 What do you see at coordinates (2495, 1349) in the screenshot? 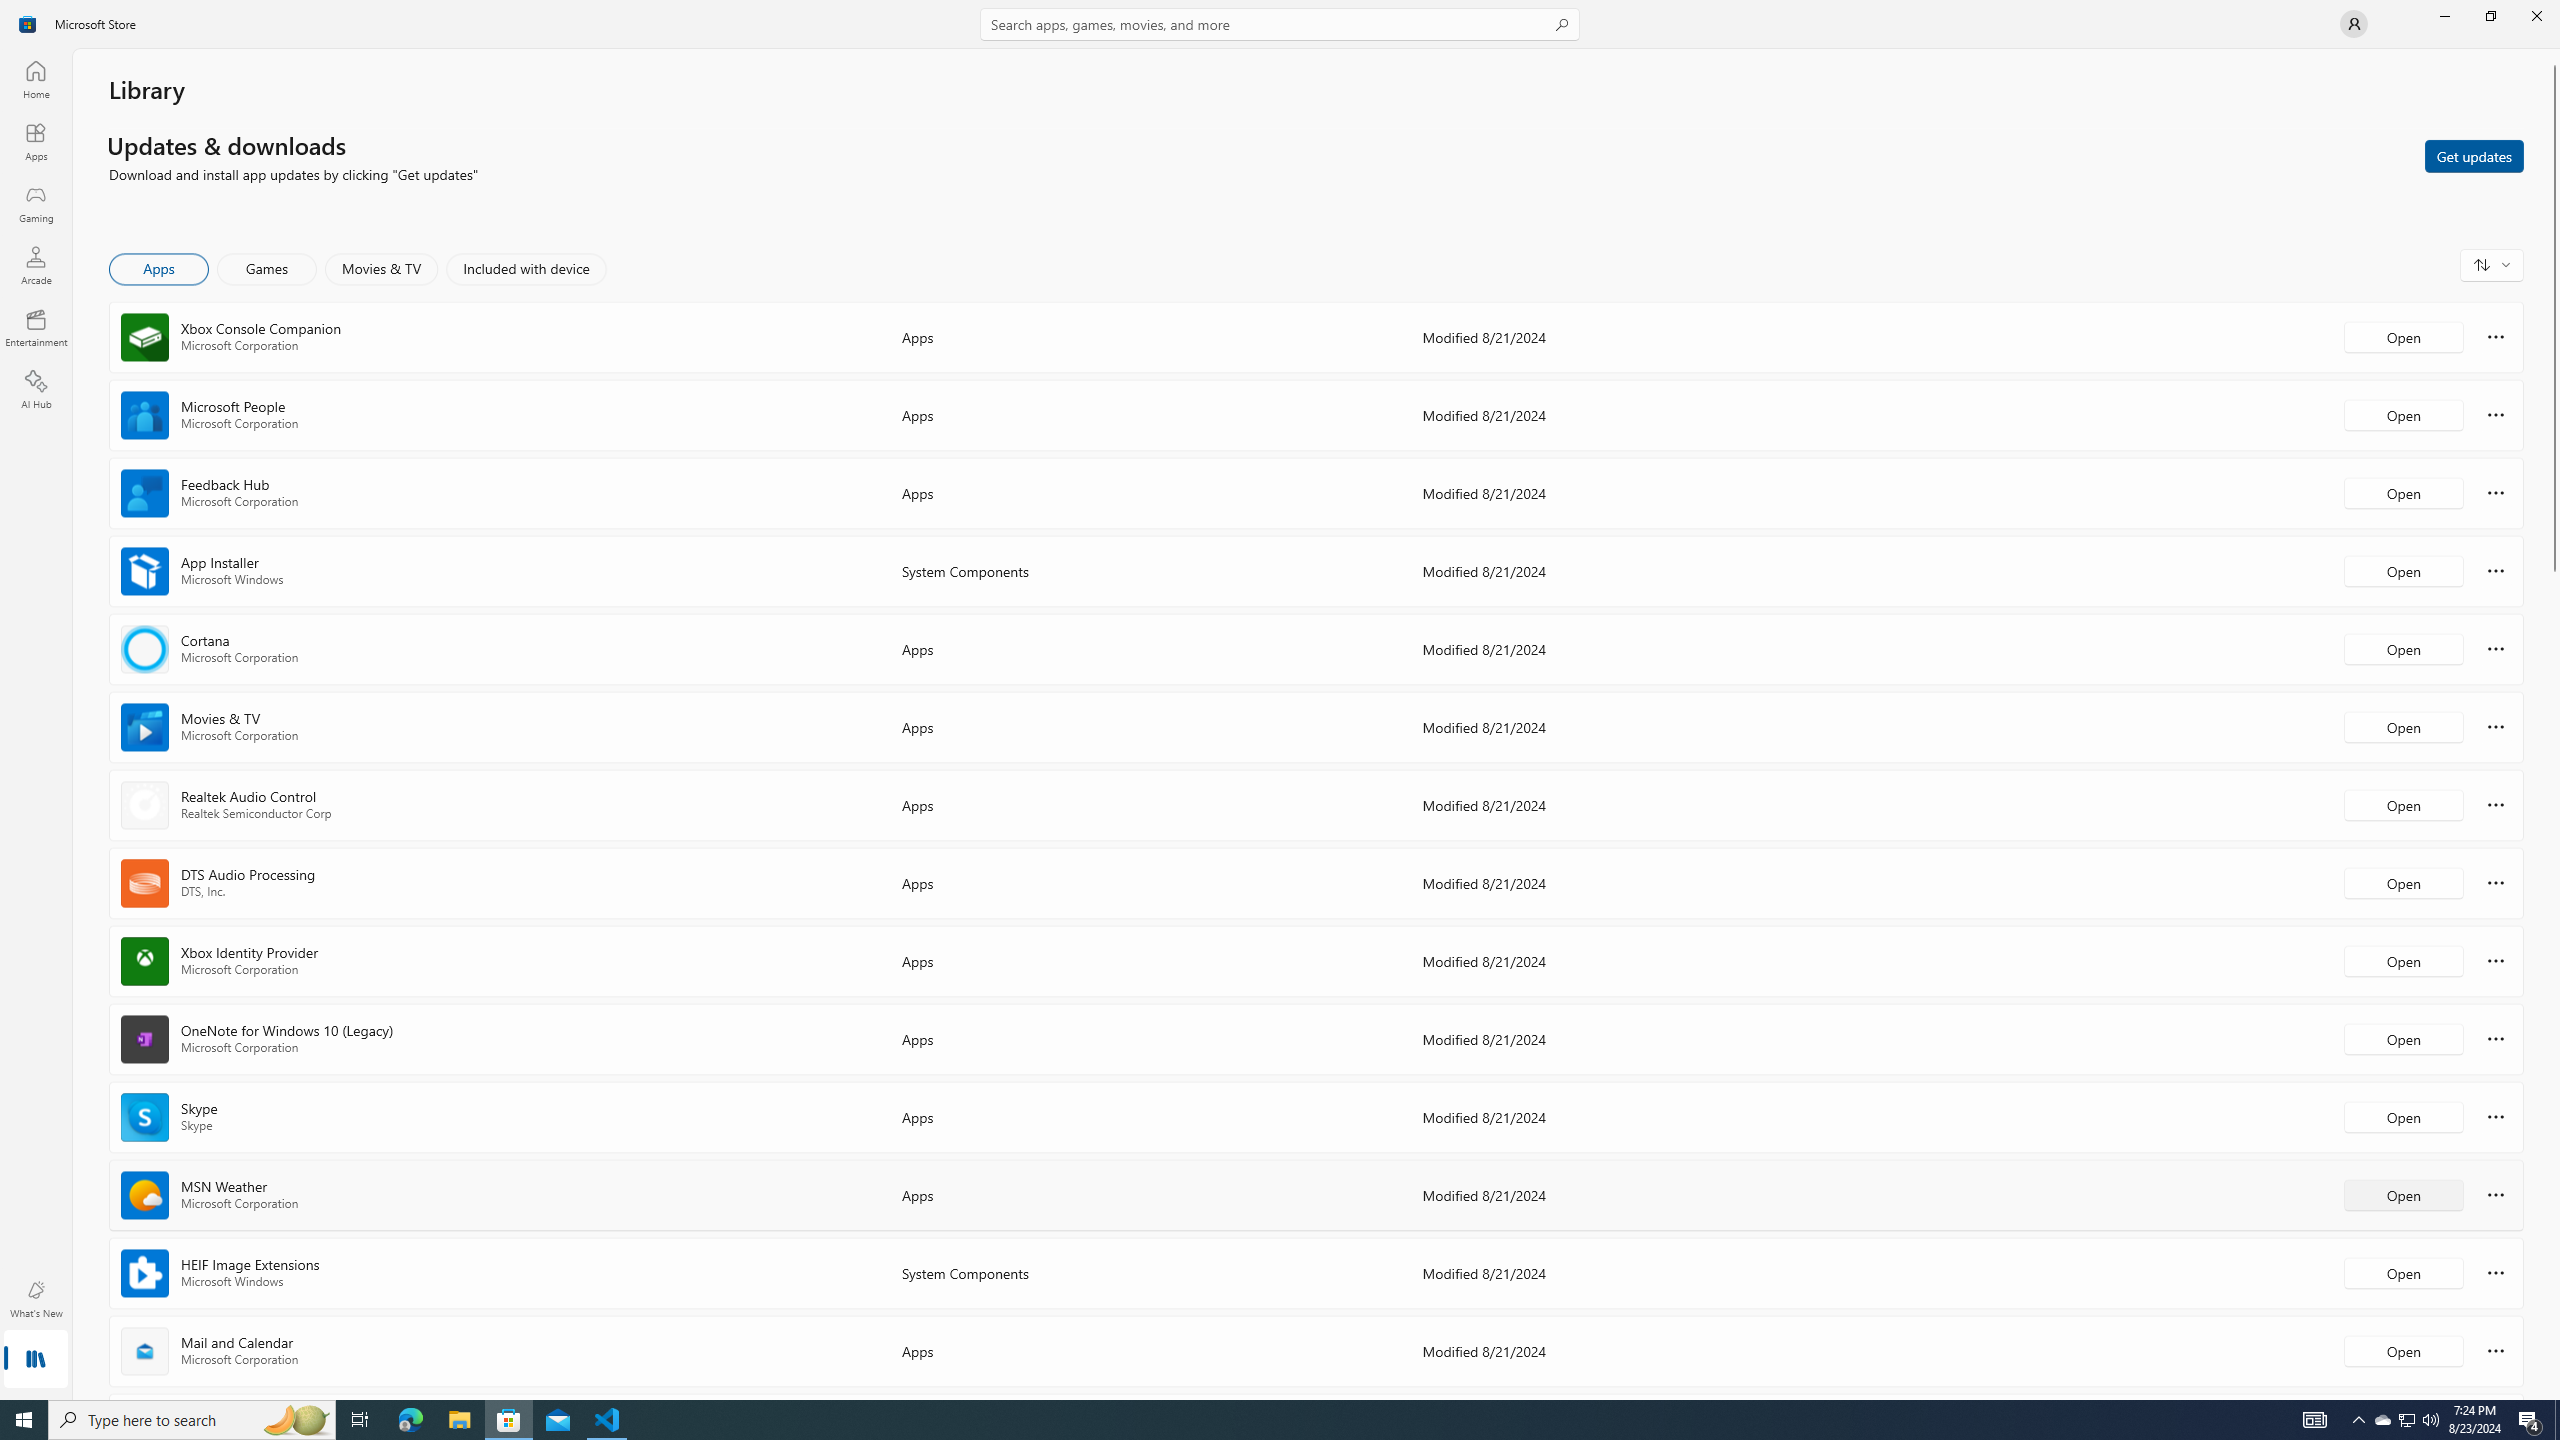
I see `'More options'` at bounding box center [2495, 1349].